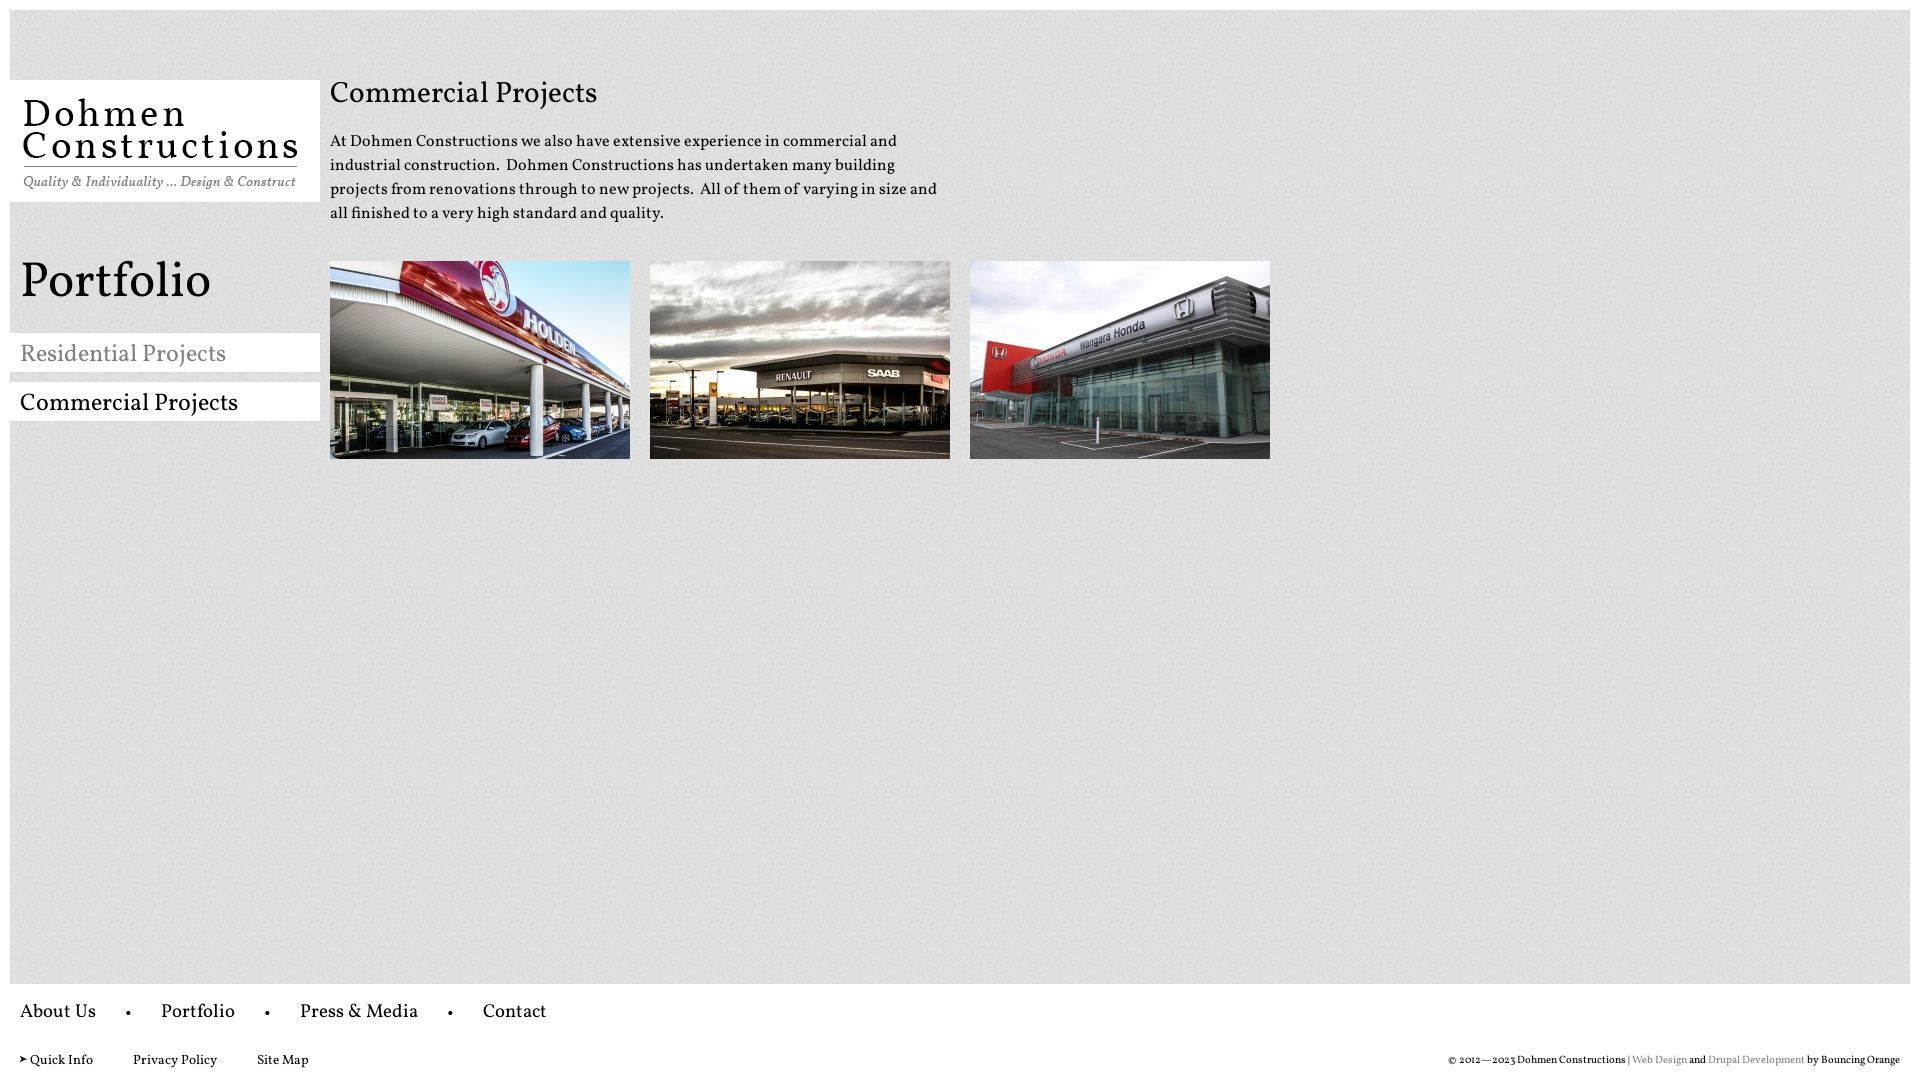 This screenshot has height=1080, width=1920. I want to click on 'Cannington, so click(480, 358).